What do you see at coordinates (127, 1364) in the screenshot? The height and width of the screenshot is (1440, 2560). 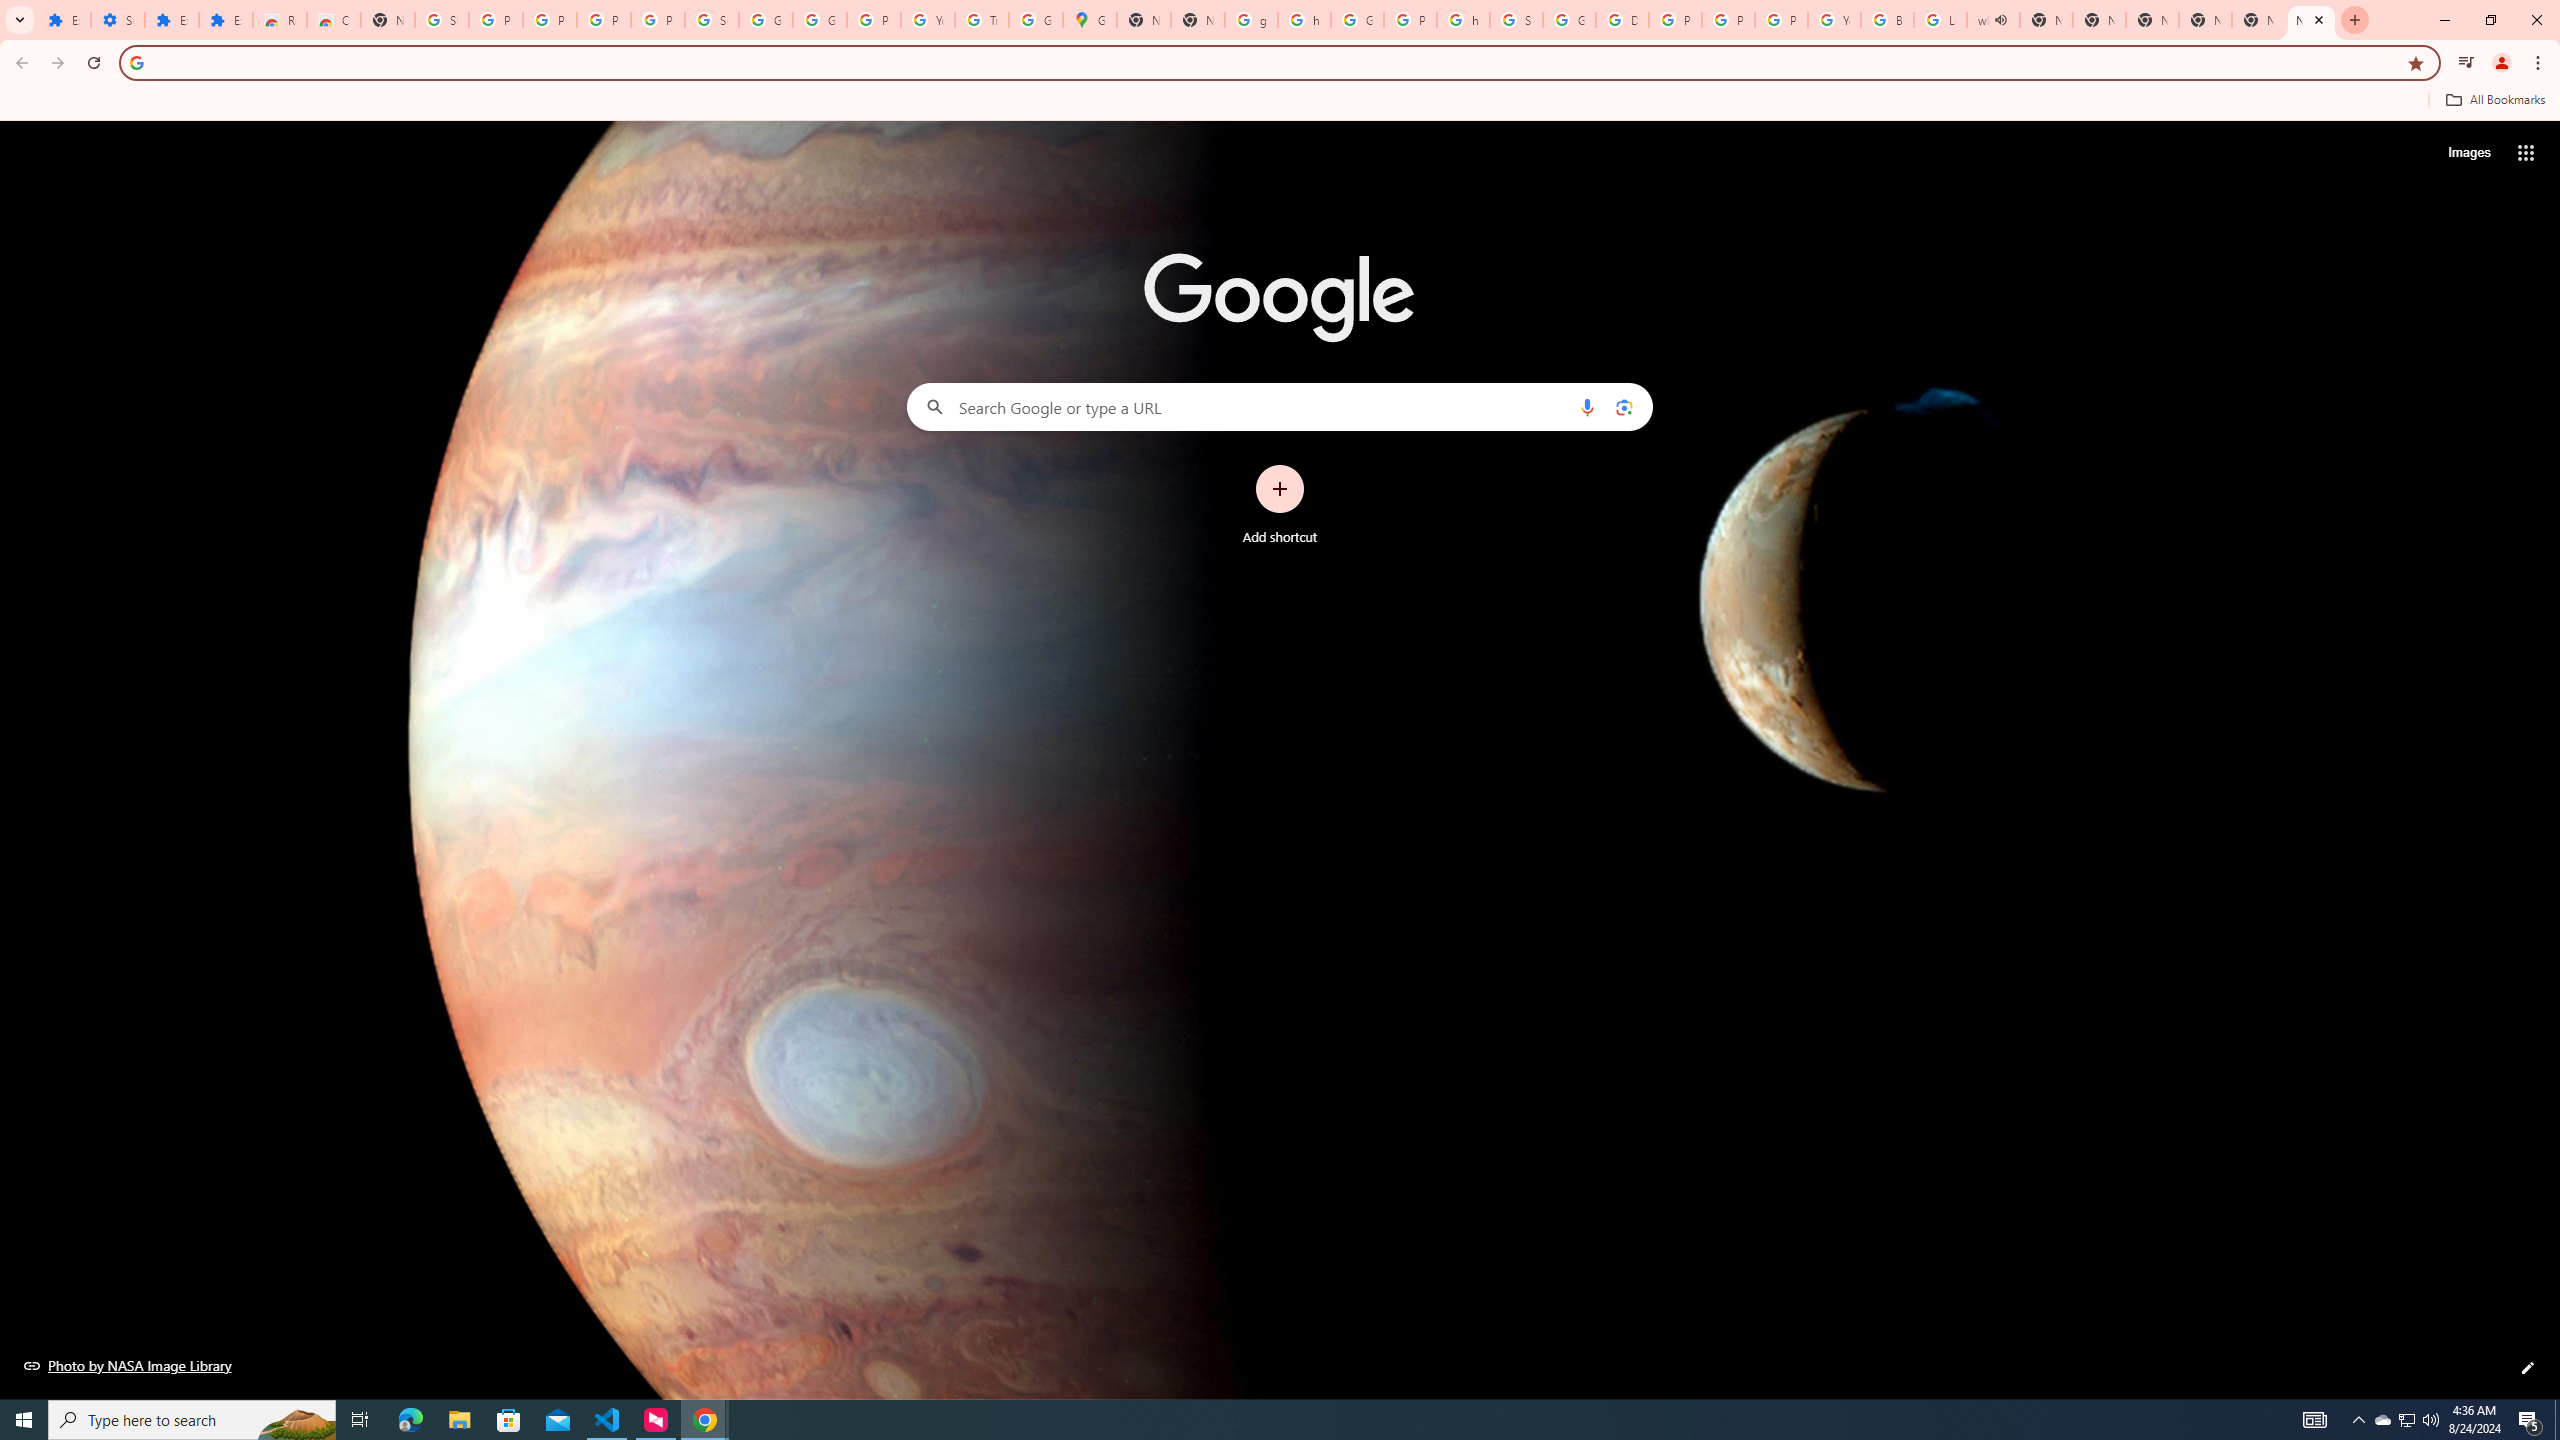 I see `'Photo by NASA Image Library'` at bounding box center [127, 1364].